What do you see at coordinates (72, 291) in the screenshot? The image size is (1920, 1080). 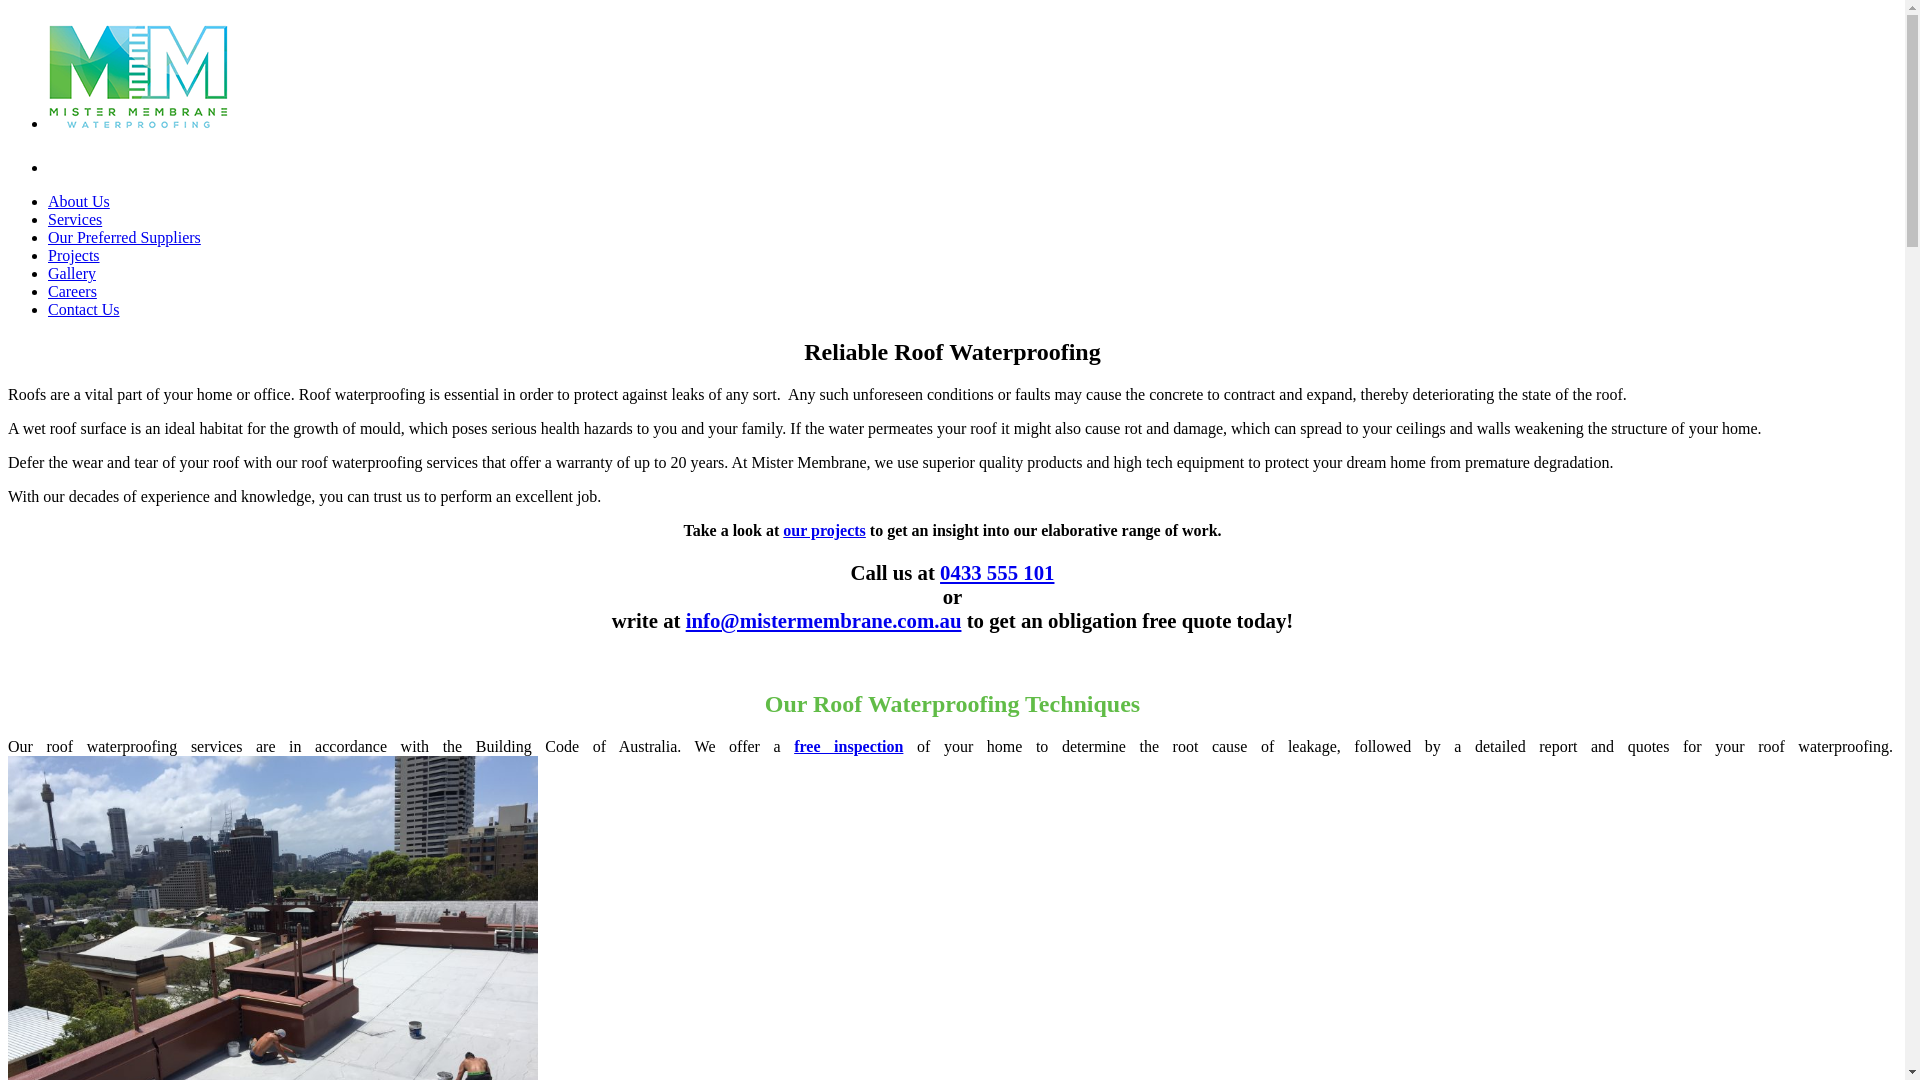 I see `'Careers'` at bounding box center [72, 291].